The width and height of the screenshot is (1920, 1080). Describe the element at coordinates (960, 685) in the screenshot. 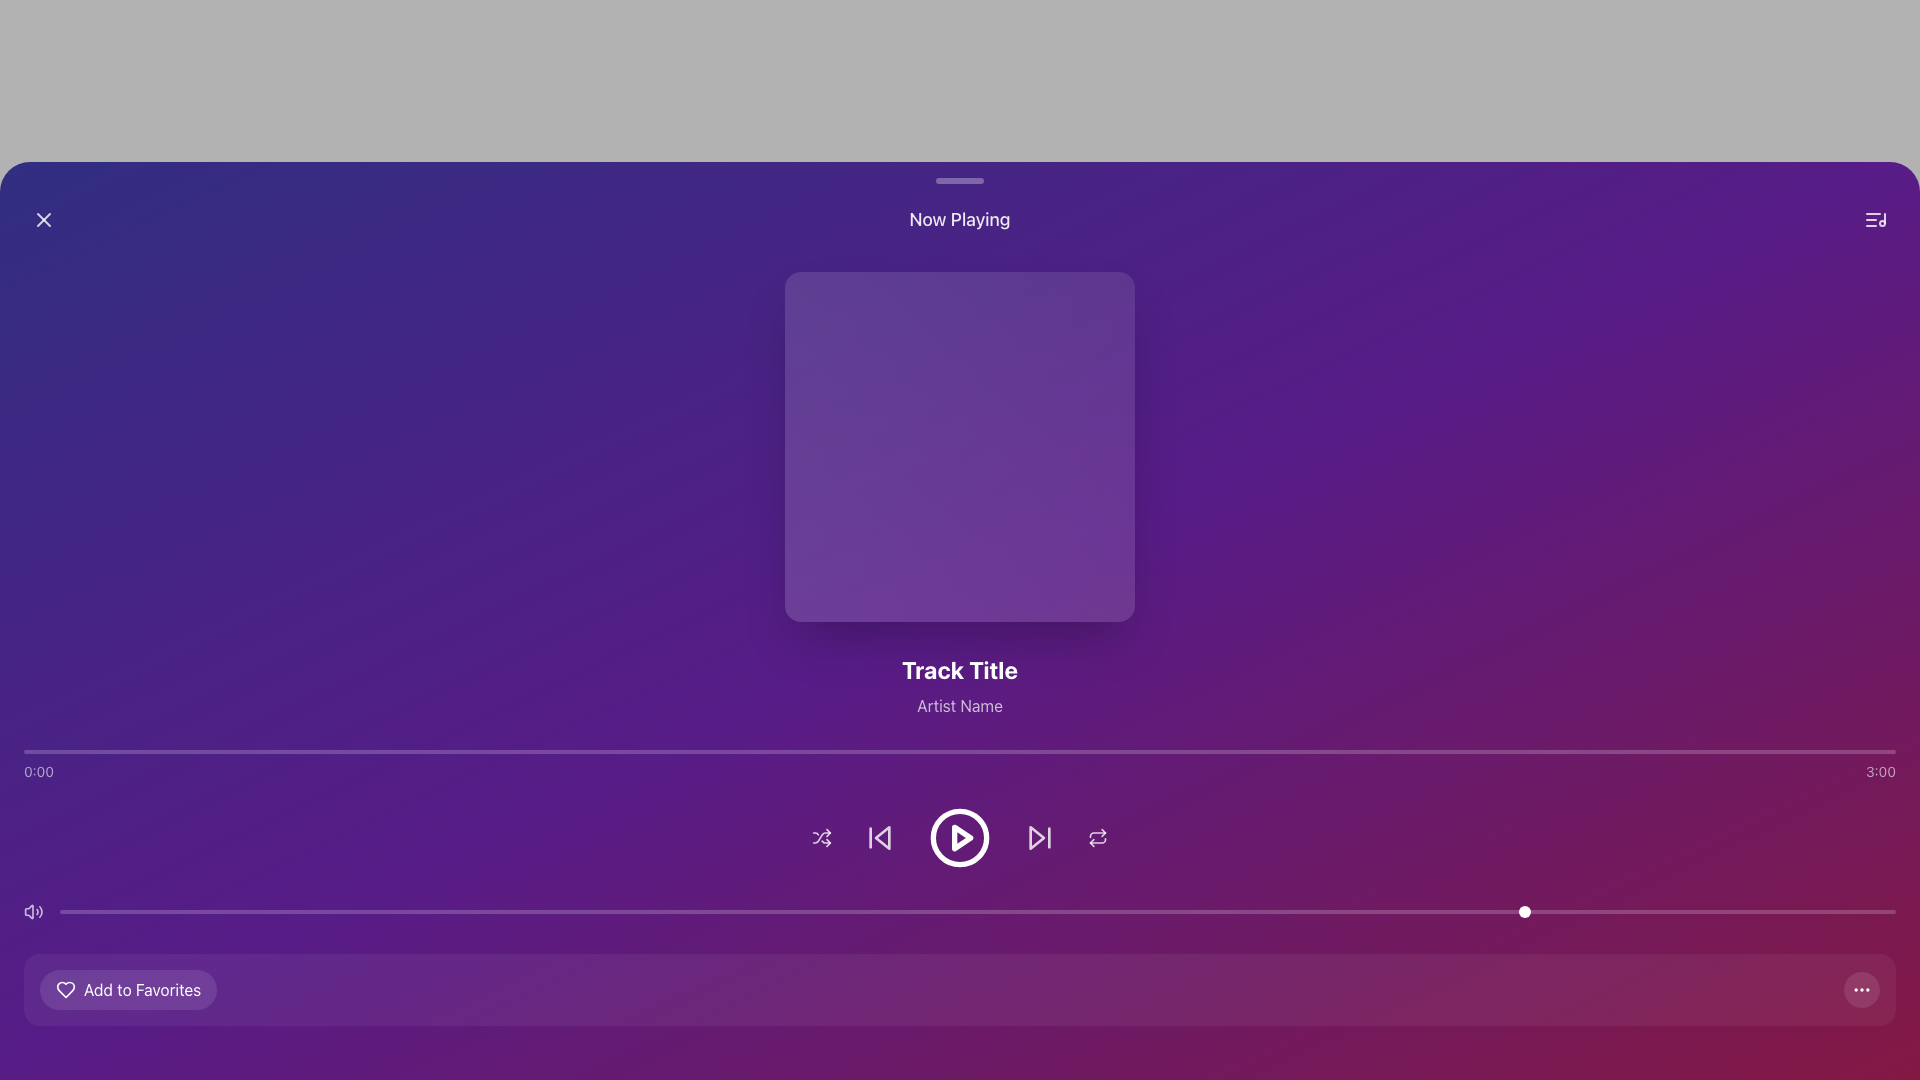

I see `the text component displaying the title of the currently playing track and the artist's name, located centrally at the bottom of the album art section` at that location.